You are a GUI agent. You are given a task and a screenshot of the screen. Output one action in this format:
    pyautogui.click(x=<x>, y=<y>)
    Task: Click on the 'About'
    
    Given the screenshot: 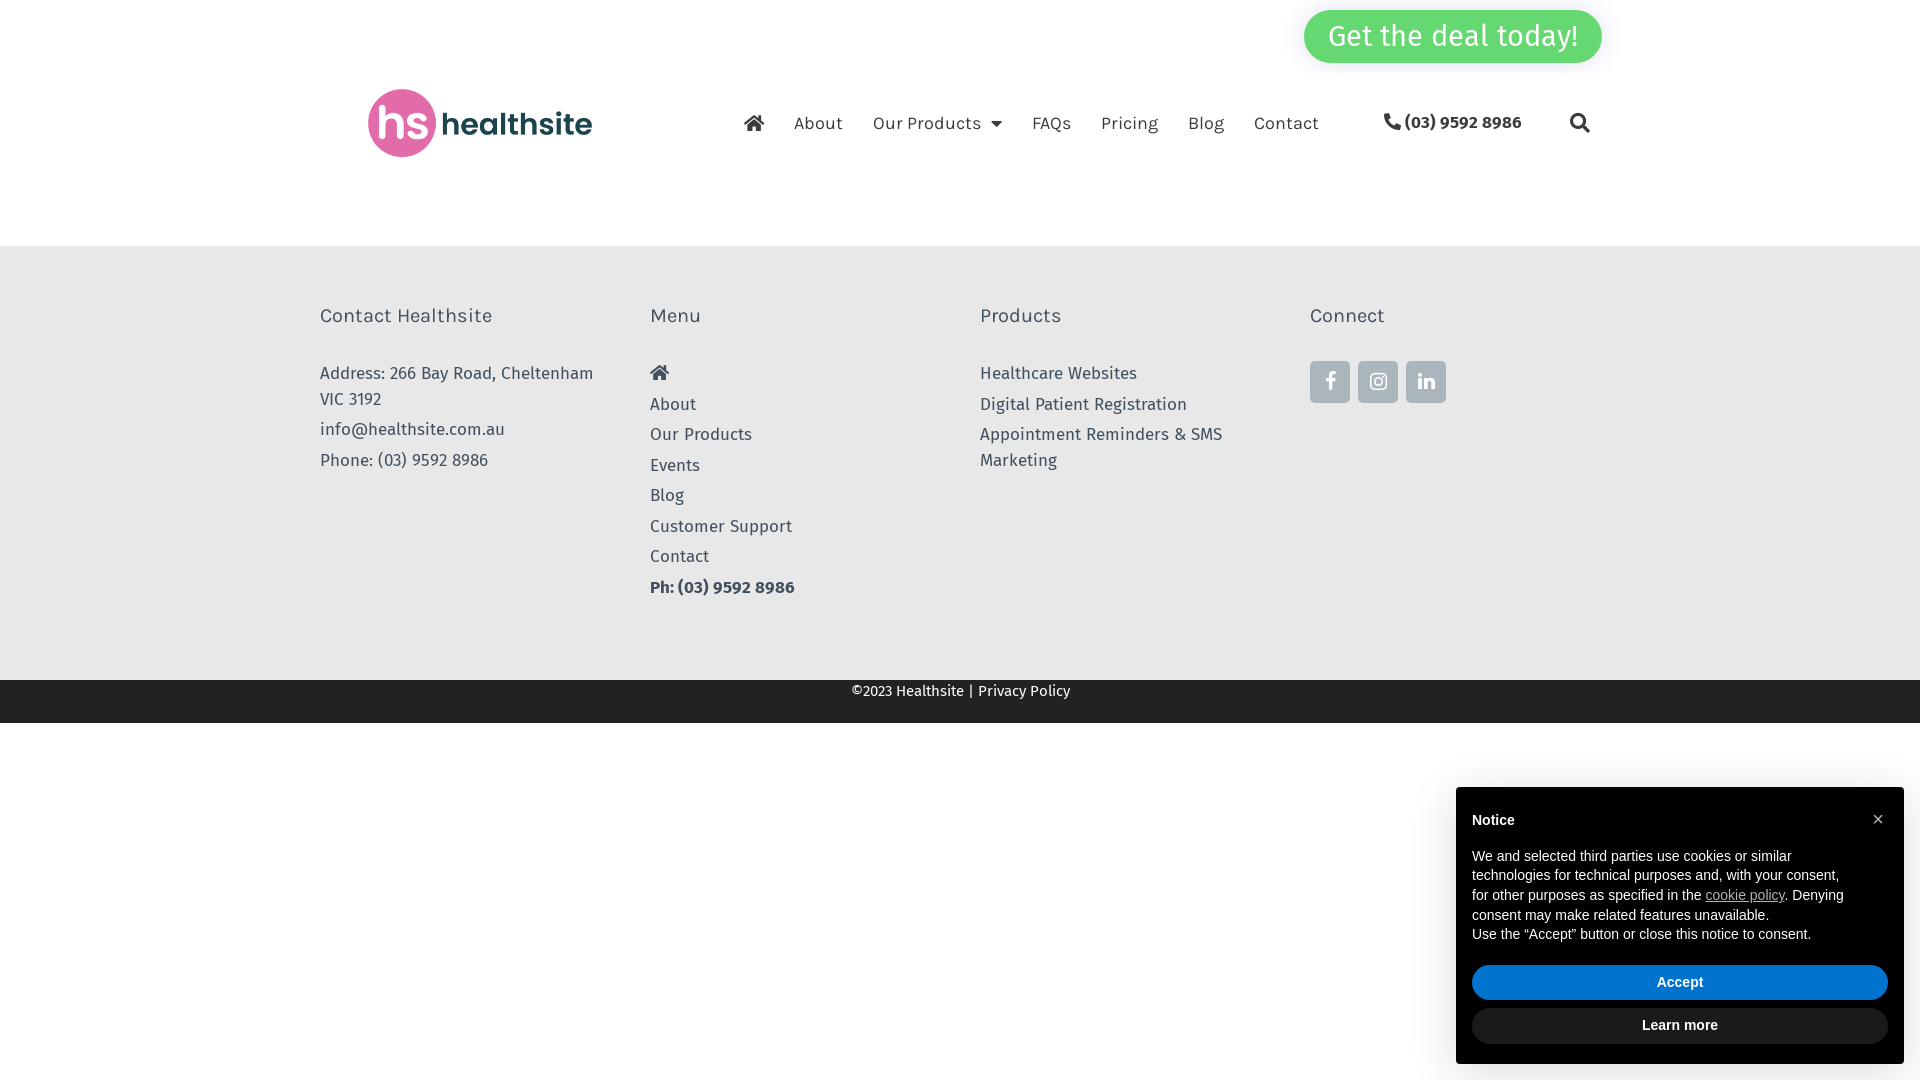 What is the action you would take?
    pyautogui.click(x=818, y=123)
    